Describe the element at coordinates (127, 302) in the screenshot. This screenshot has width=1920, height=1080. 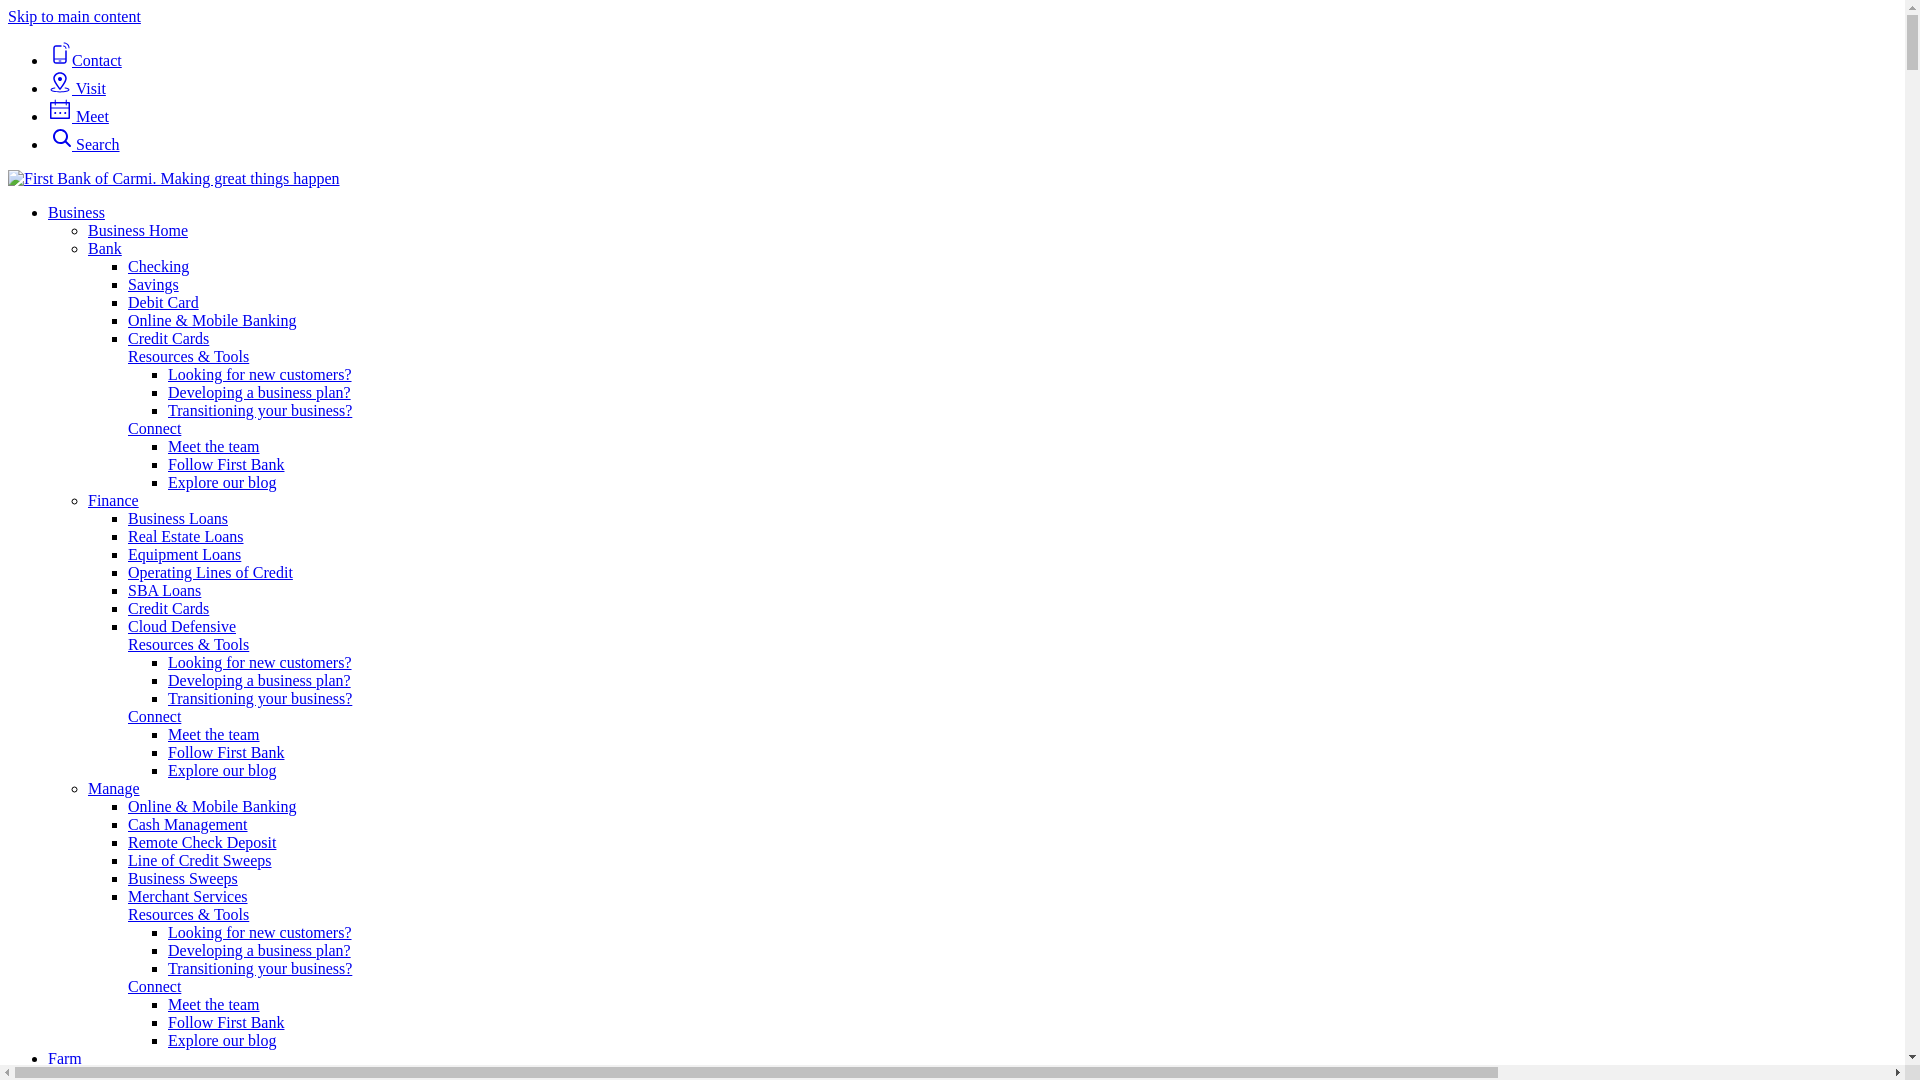
I see `'Debit Card'` at that location.